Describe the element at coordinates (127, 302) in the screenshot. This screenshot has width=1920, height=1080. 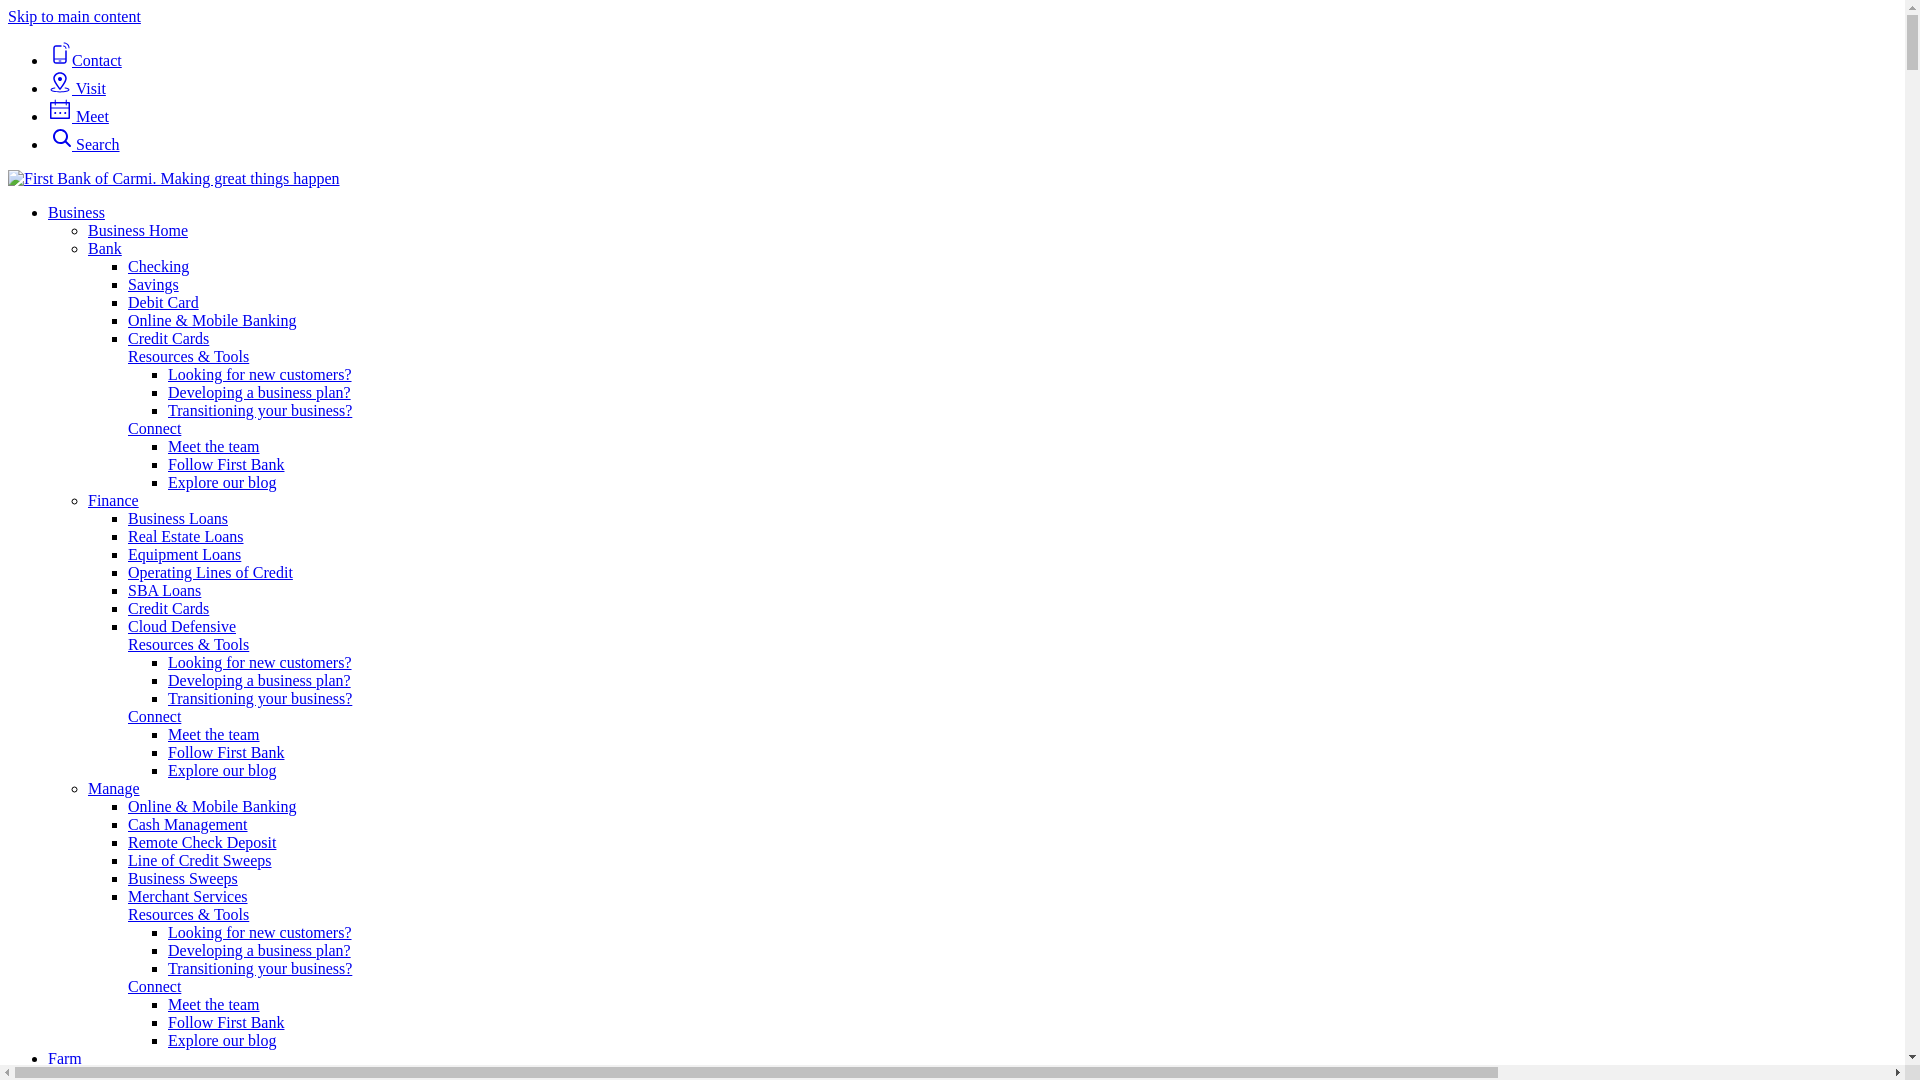
I see `'Debit Card'` at that location.